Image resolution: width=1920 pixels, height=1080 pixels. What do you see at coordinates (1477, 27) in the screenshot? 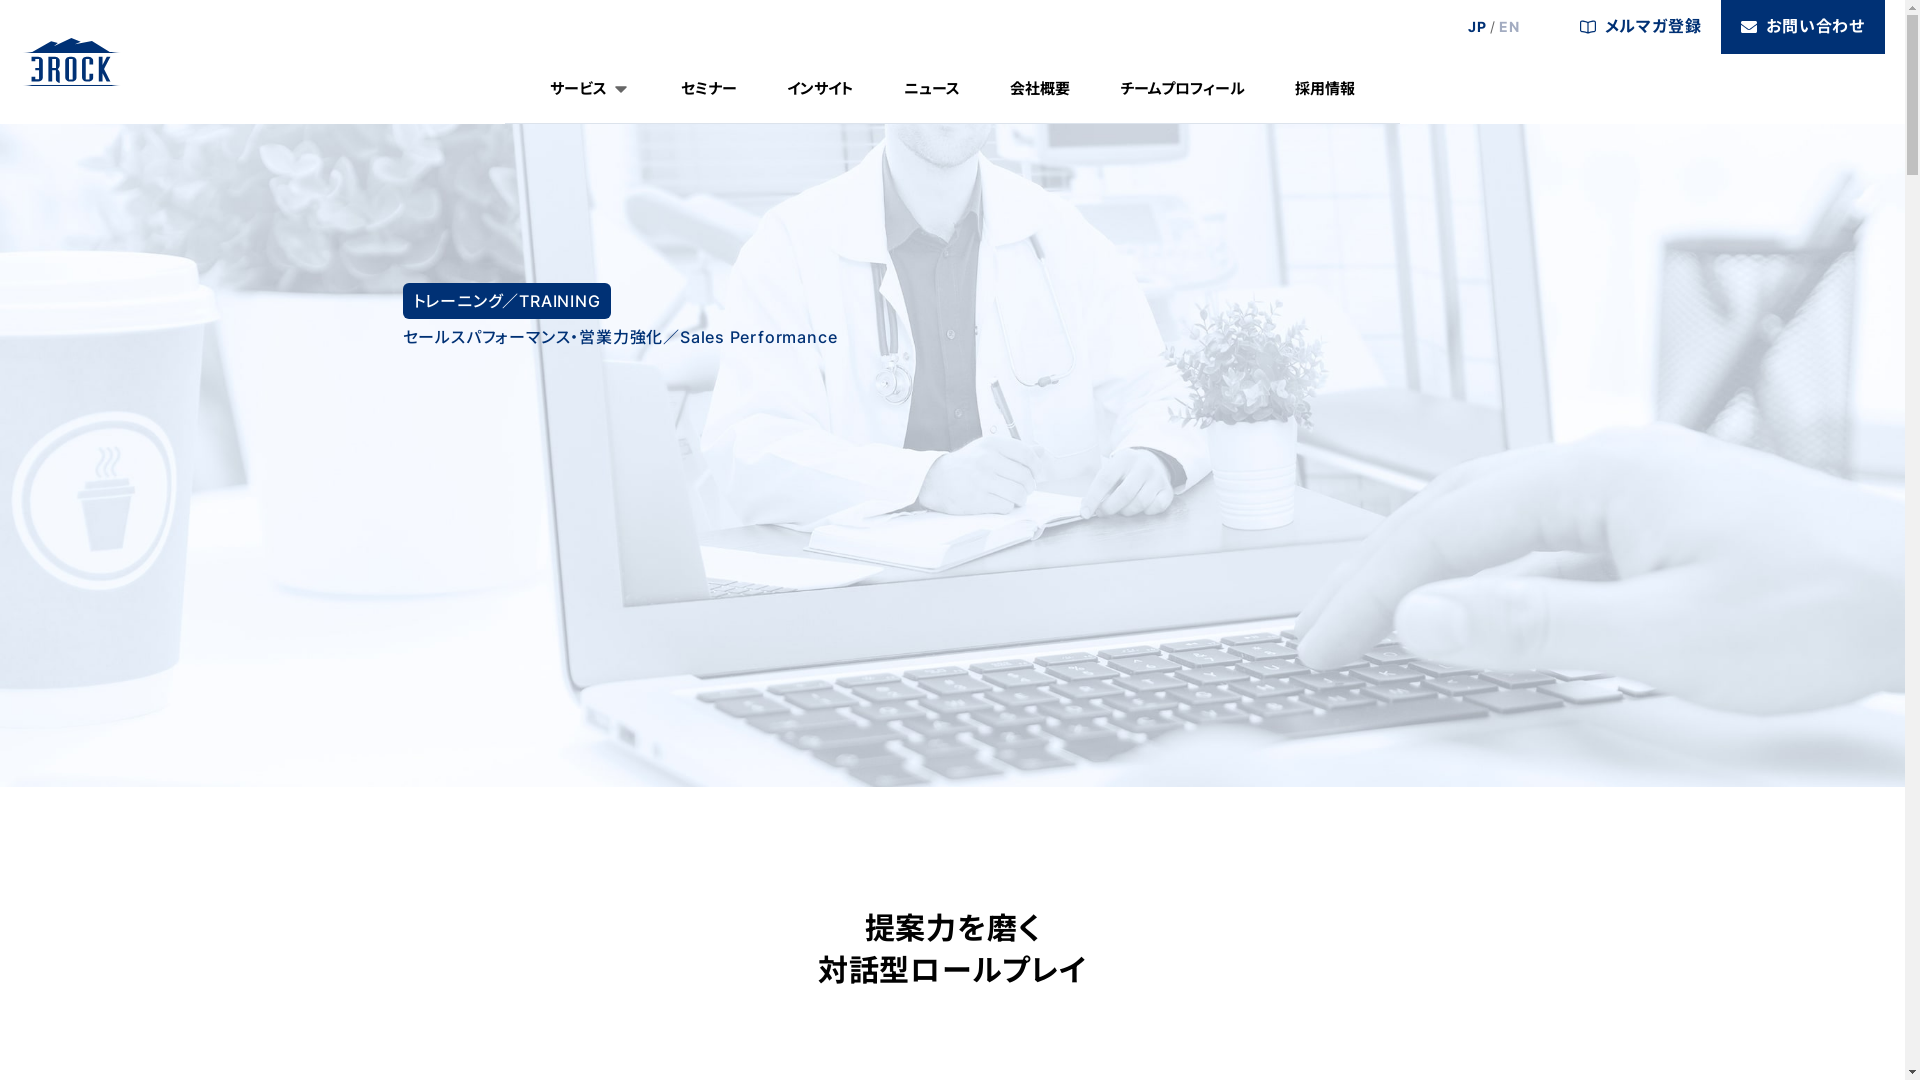
I see `'JP'` at bounding box center [1477, 27].